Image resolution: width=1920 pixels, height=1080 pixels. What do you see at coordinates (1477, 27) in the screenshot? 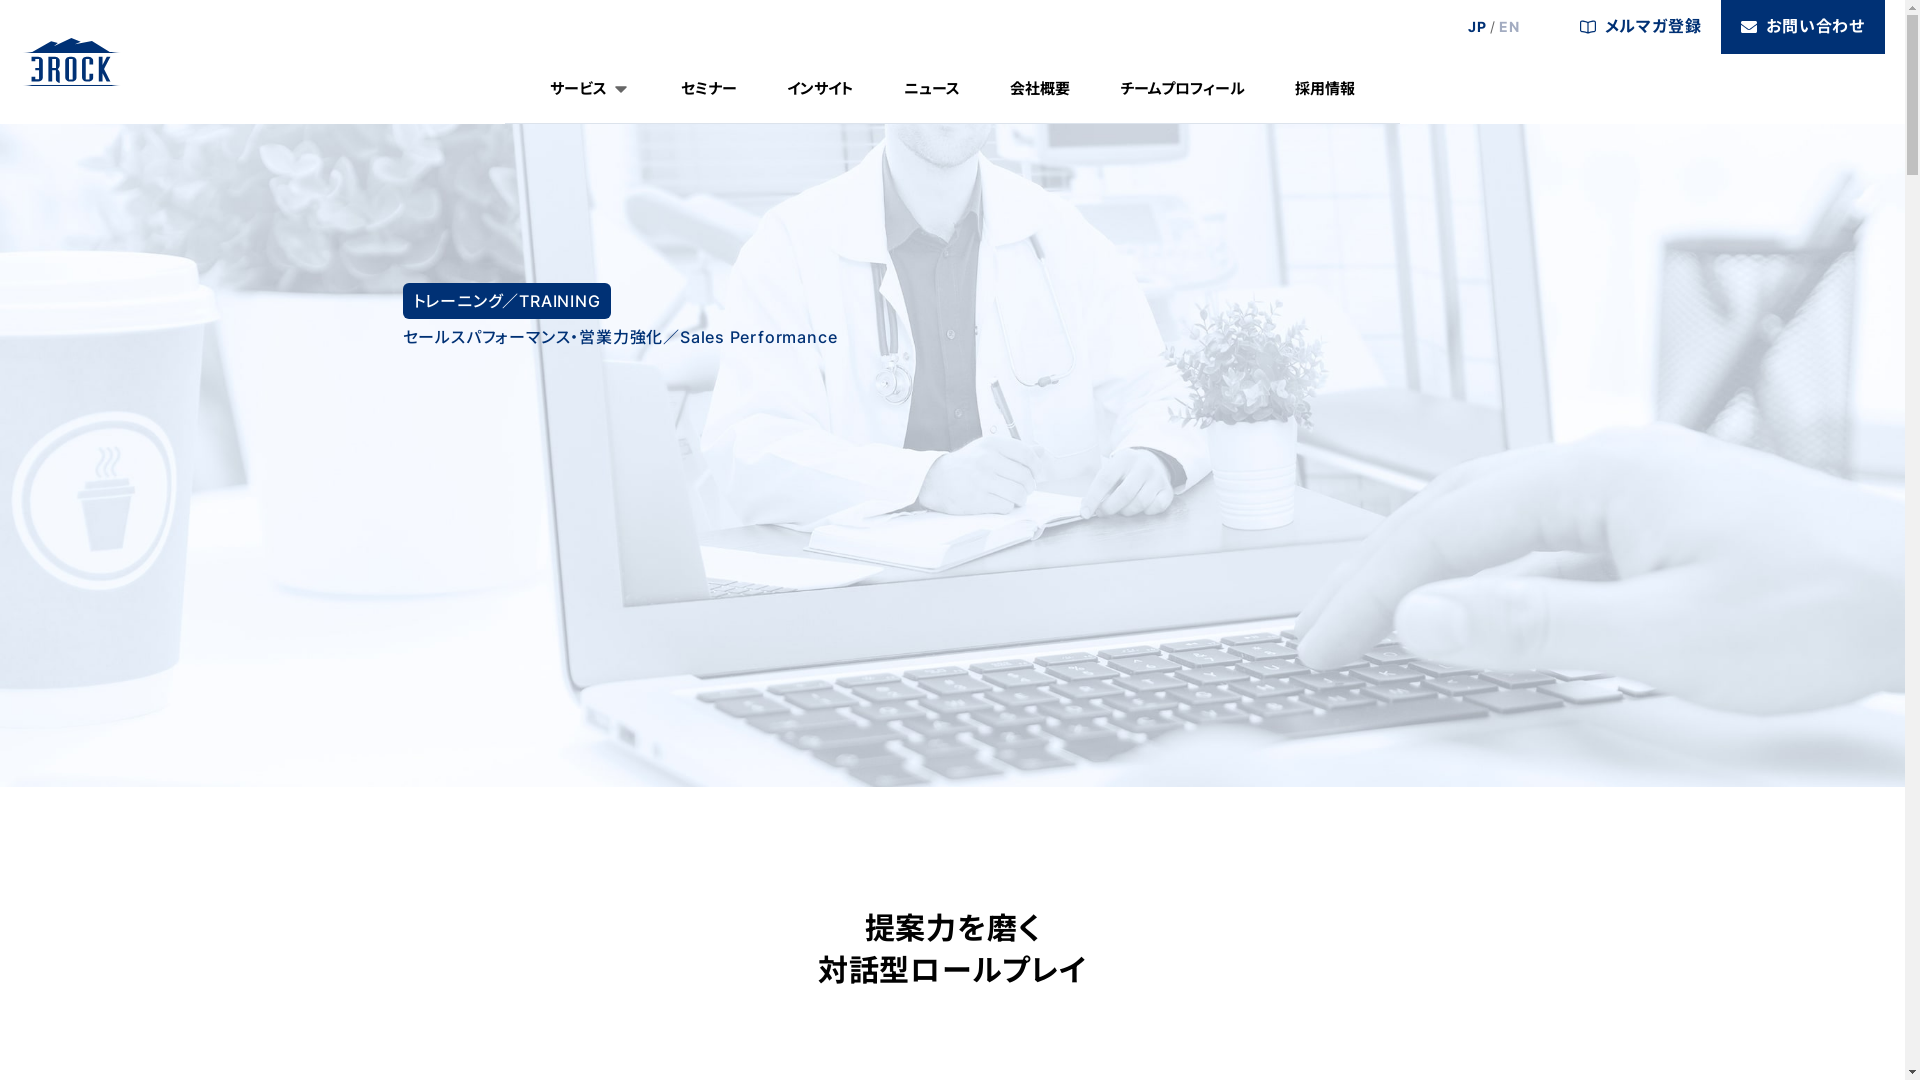
I see `'JP'` at bounding box center [1477, 27].